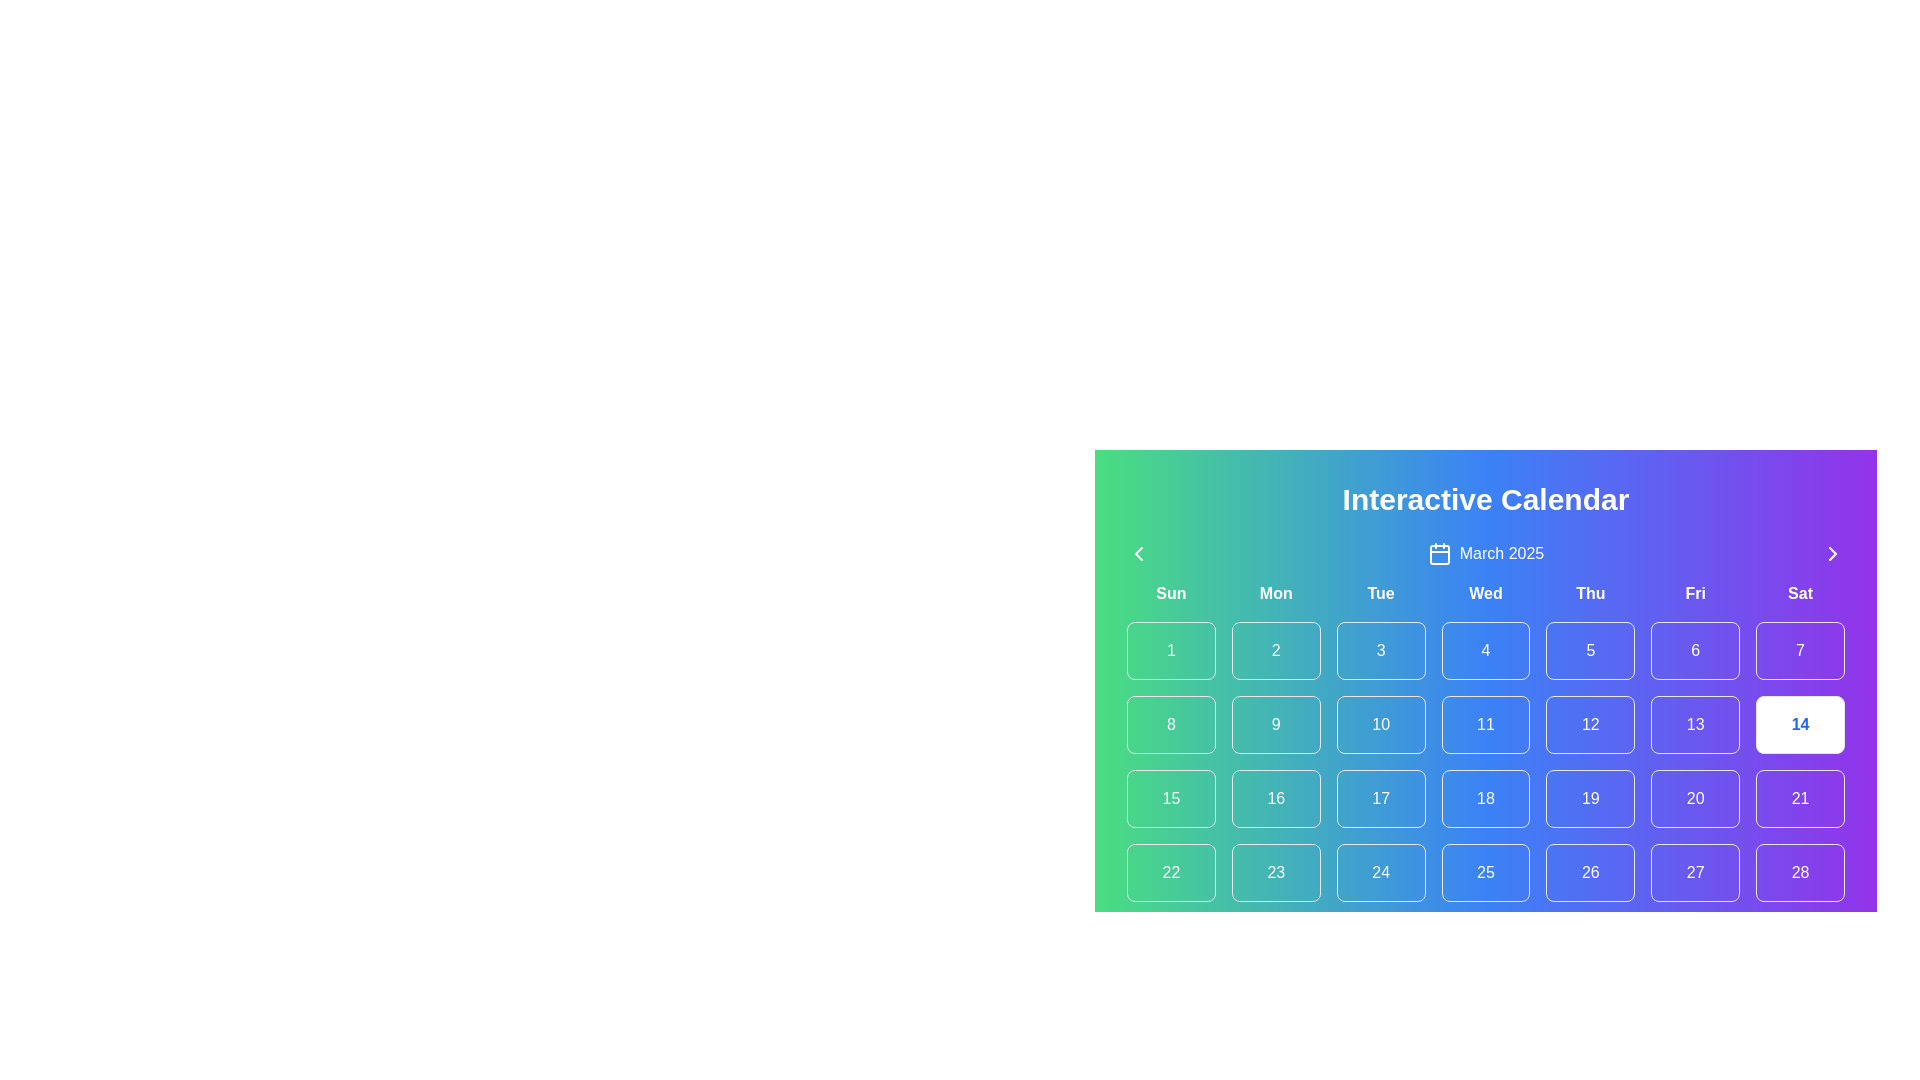 The image size is (1920, 1080). I want to click on the calendar day cell containing the number '3' located, so click(1380, 651).